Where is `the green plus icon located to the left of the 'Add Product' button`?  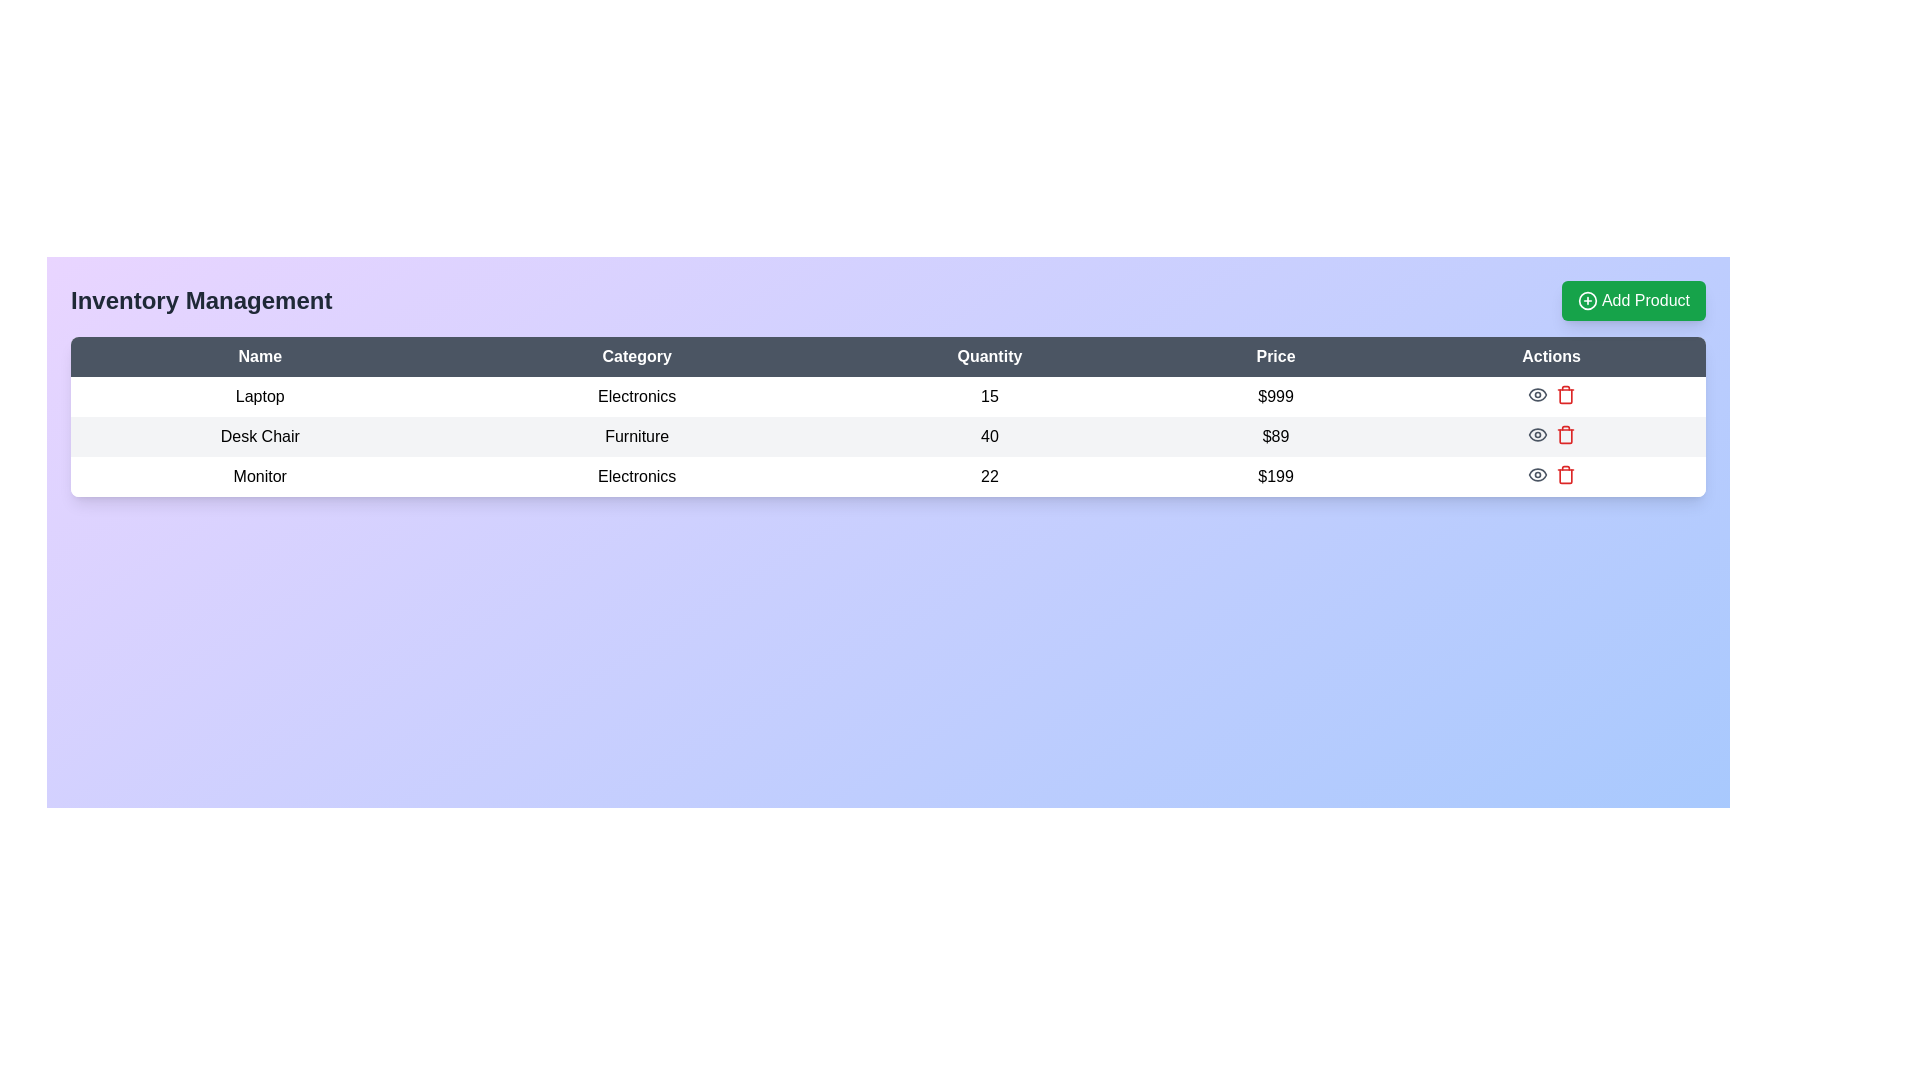 the green plus icon located to the left of the 'Add Product' button is located at coordinates (1587, 300).